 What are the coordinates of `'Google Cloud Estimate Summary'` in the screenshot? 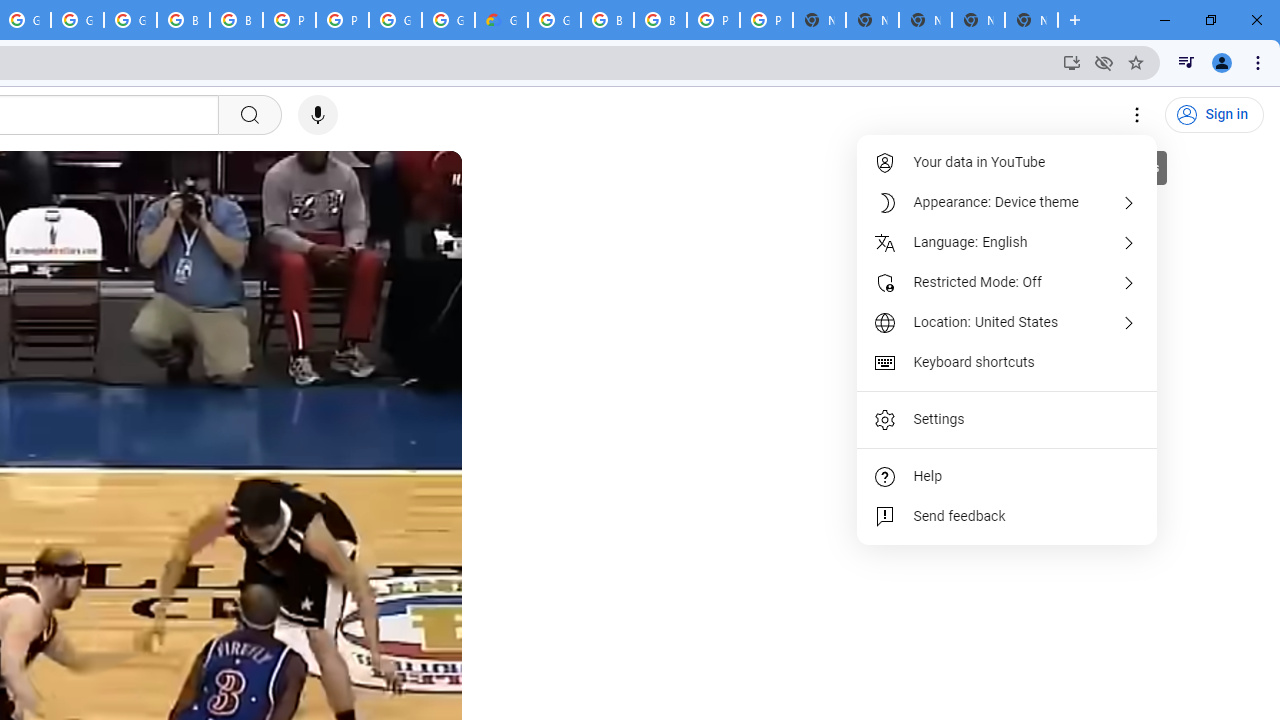 It's located at (501, 20).